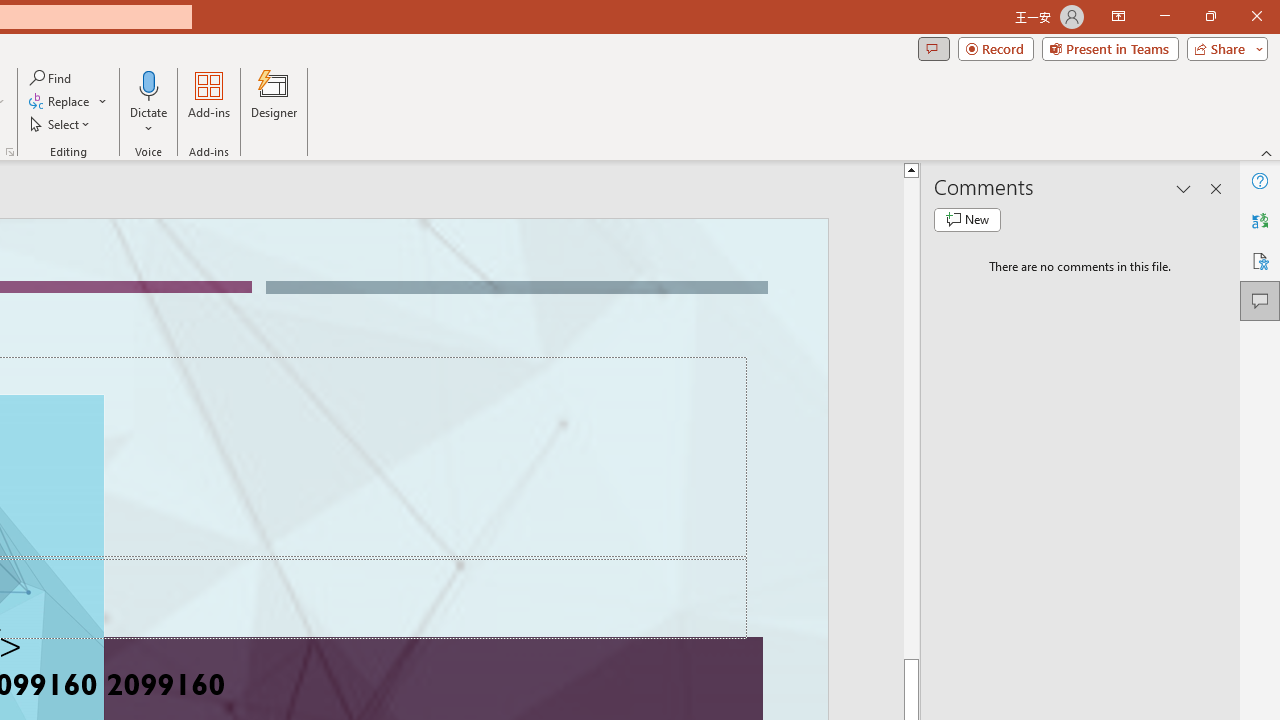  I want to click on 'Replace...', so click(60, 101).